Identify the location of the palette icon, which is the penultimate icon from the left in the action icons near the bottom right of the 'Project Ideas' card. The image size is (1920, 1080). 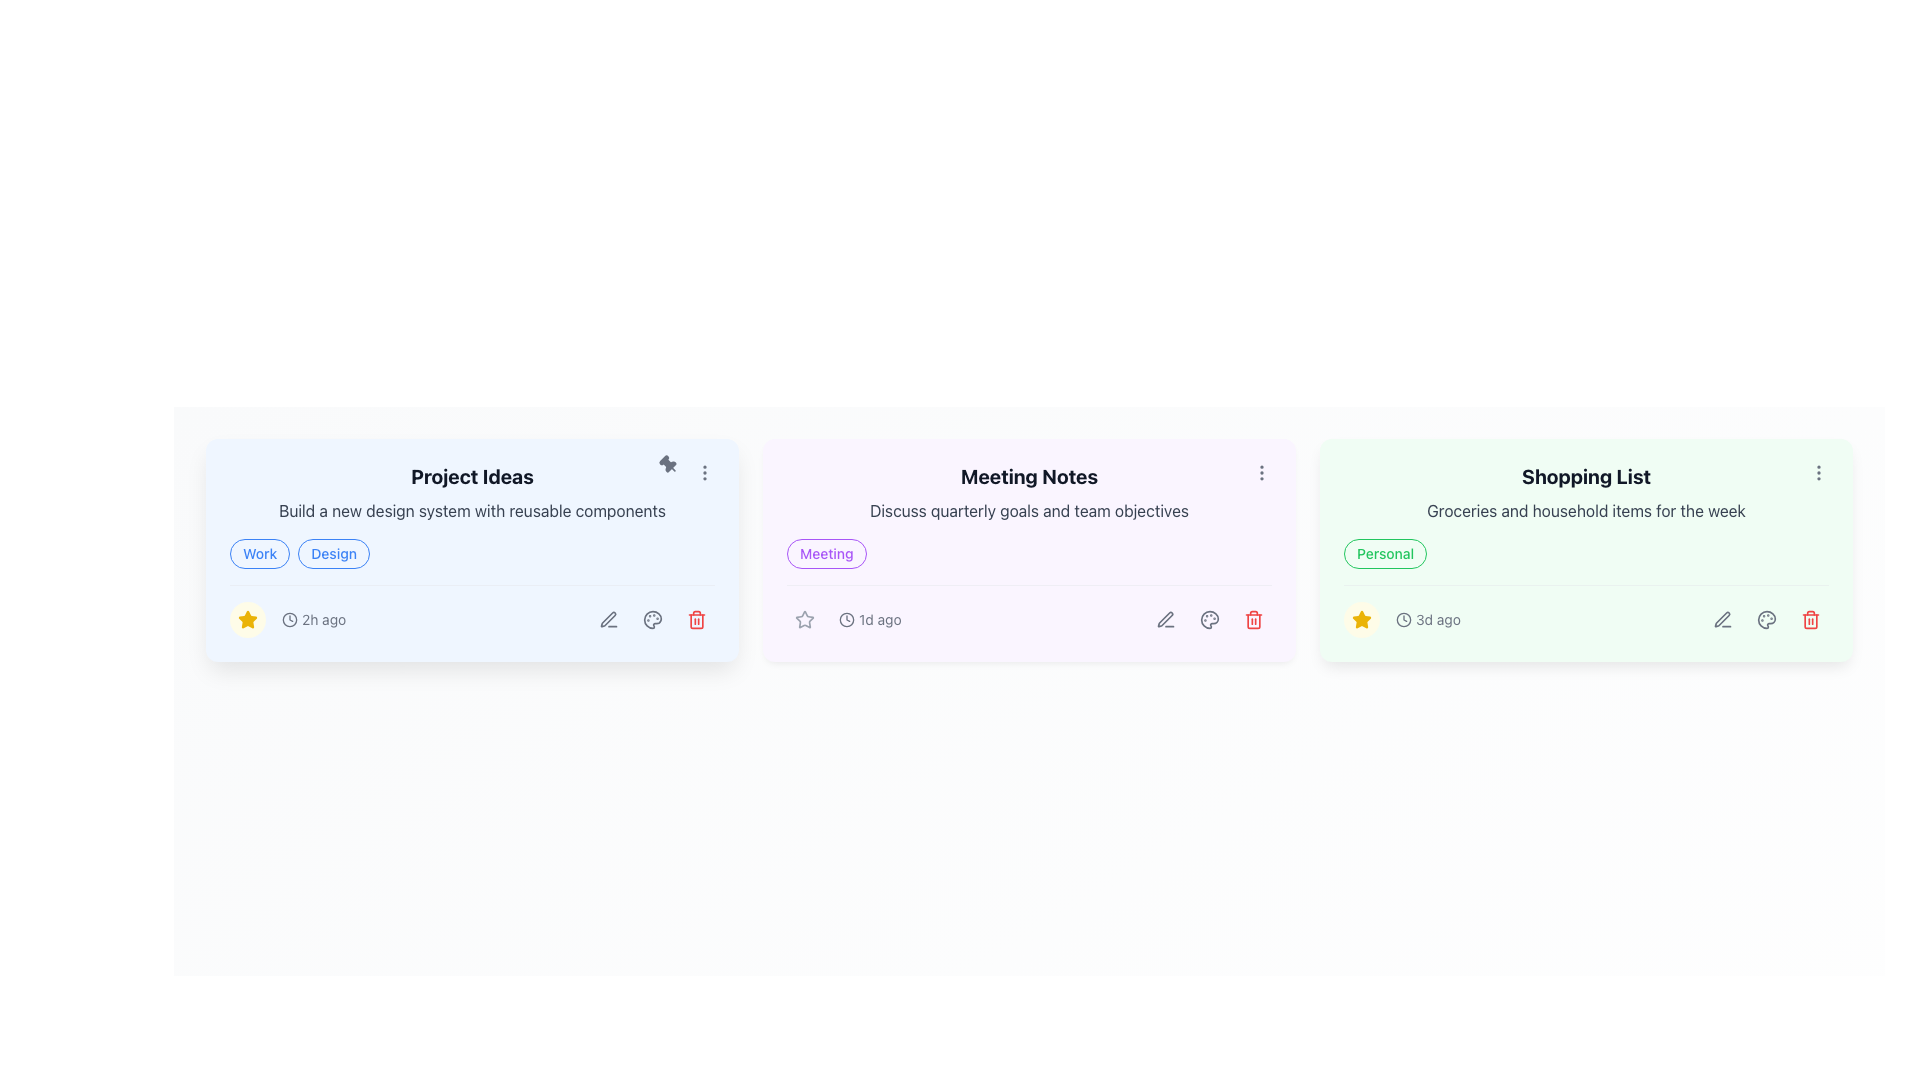
(652, 619).